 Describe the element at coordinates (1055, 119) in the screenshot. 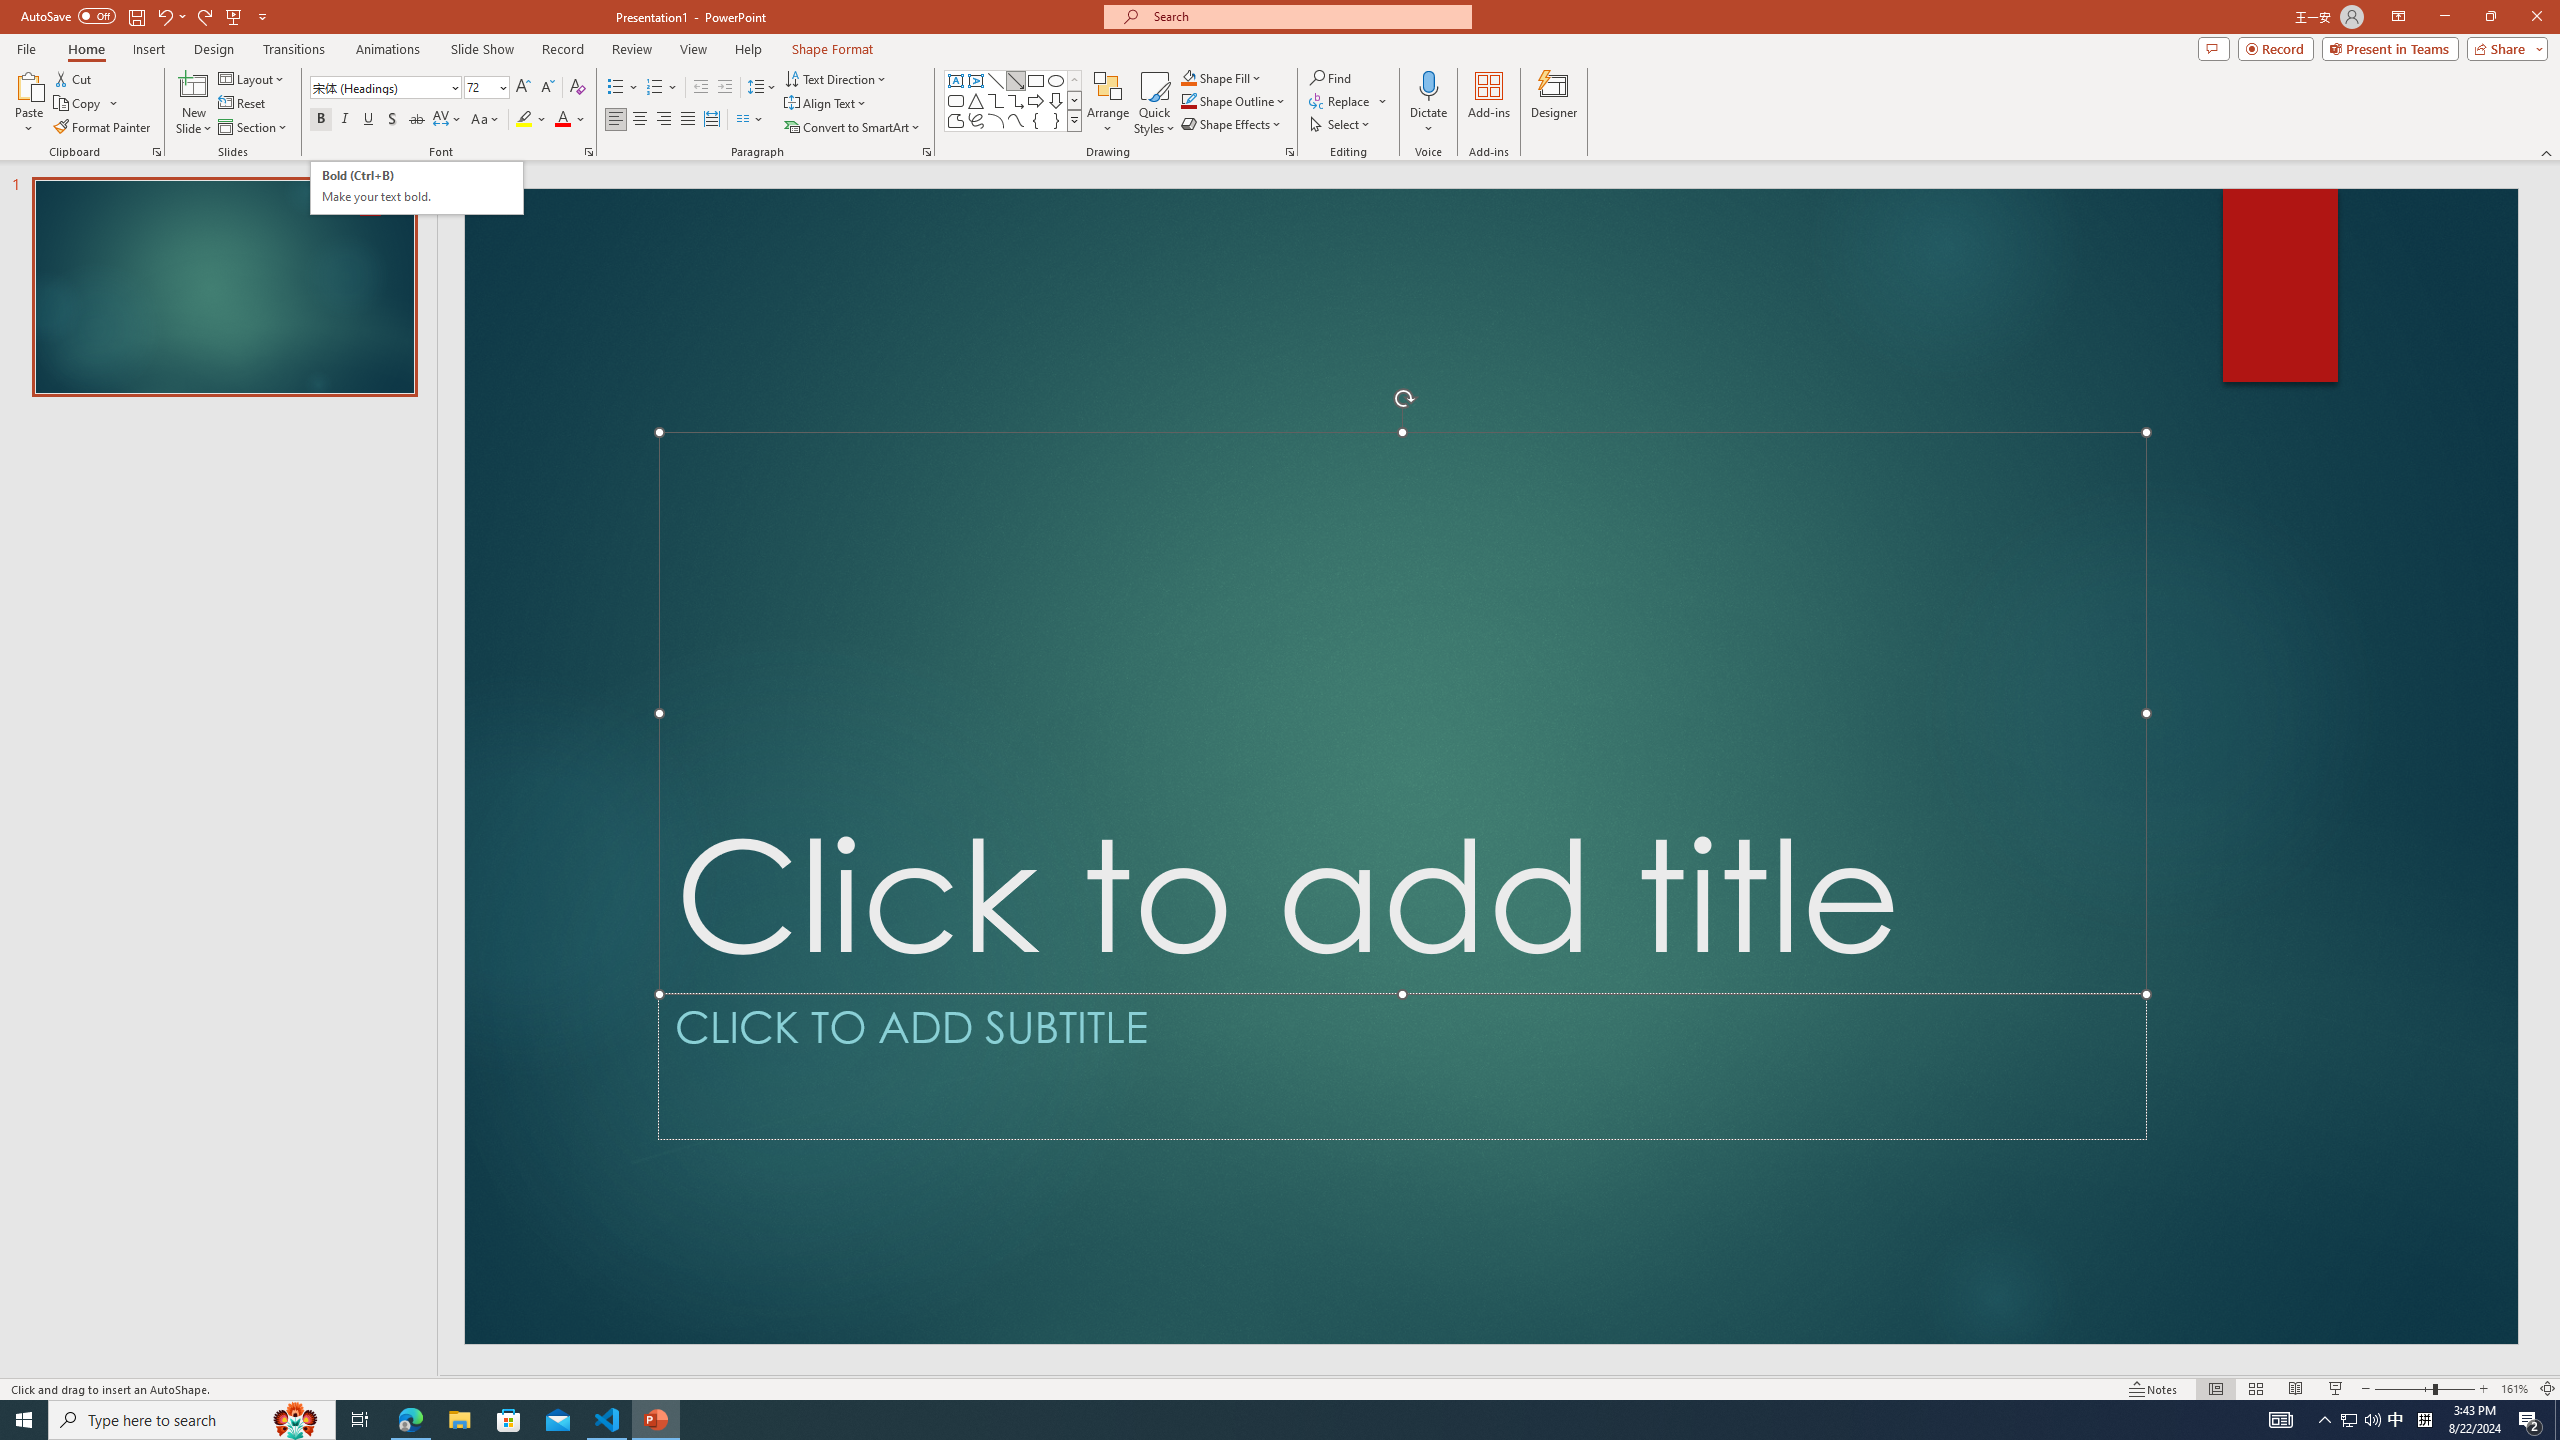

I see `'Right Brace'` at that location.